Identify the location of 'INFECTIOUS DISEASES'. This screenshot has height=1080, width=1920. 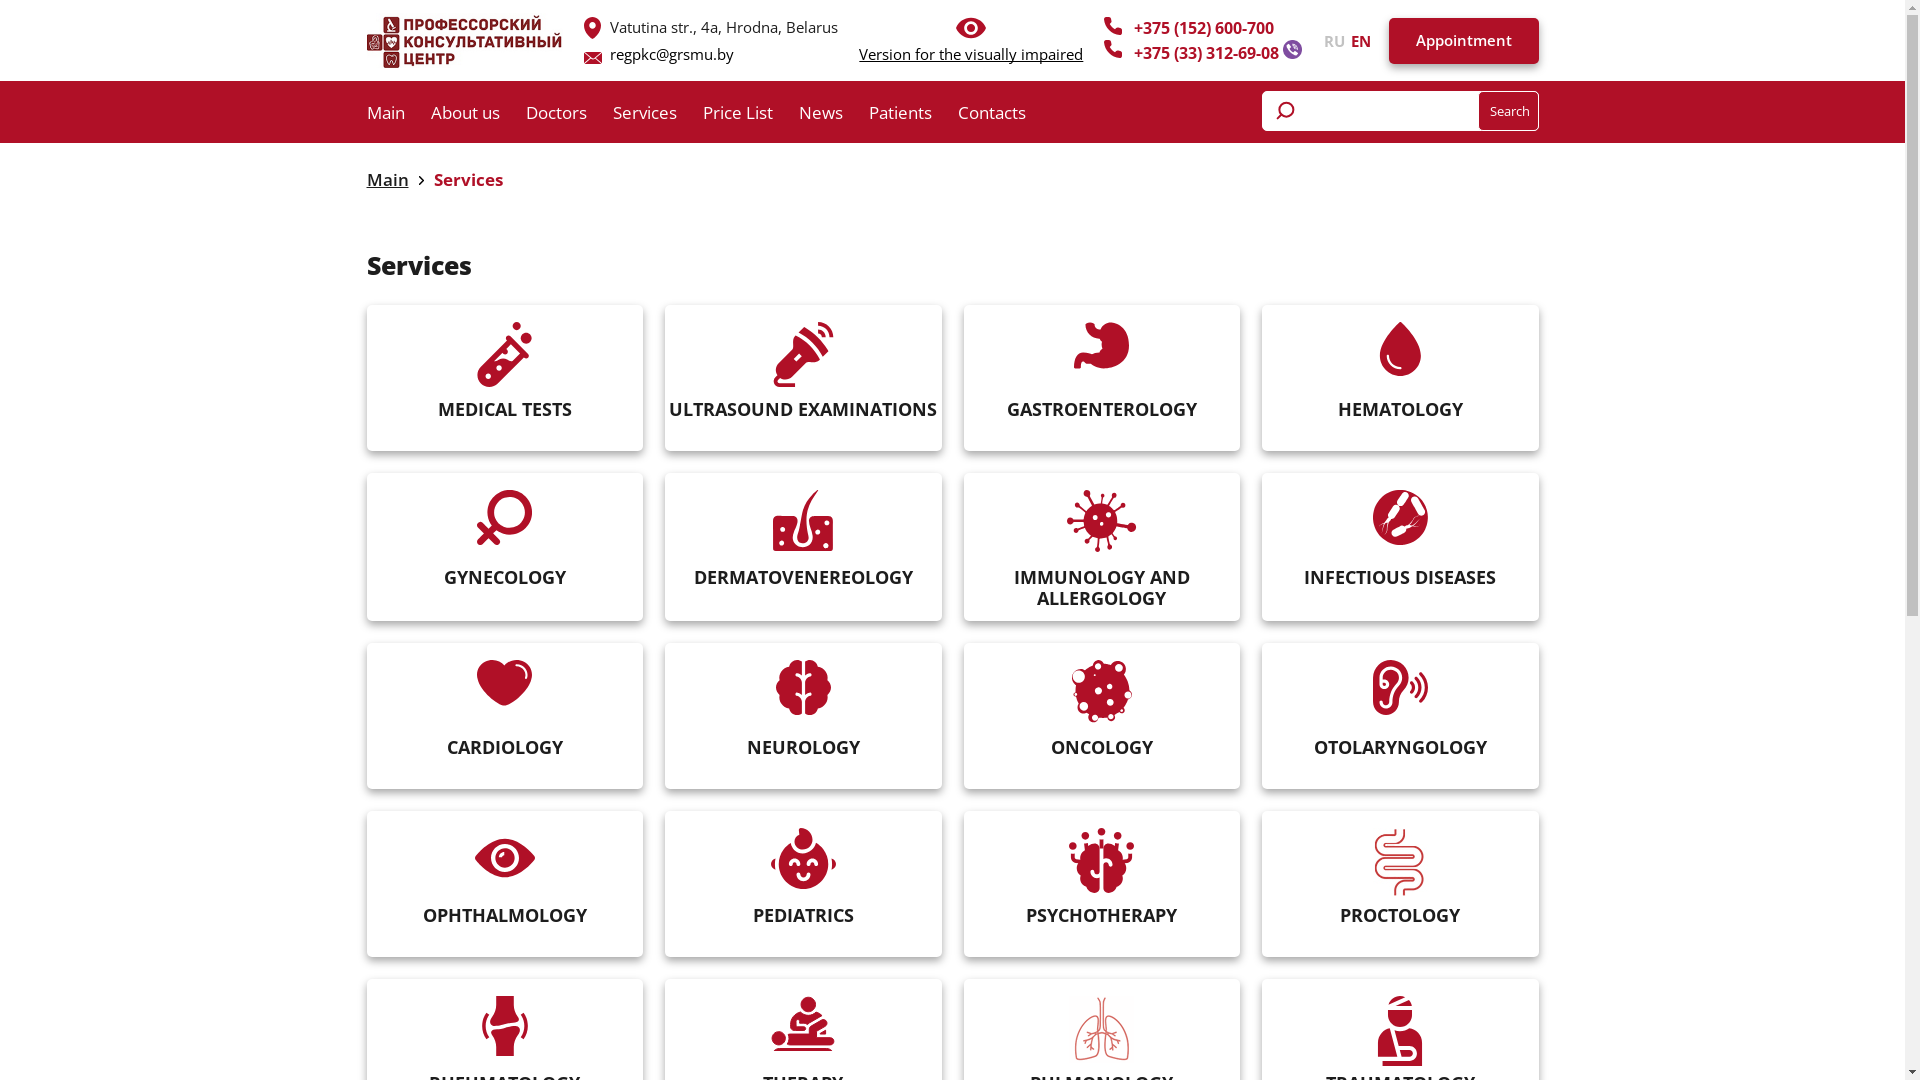
(1399, 547).